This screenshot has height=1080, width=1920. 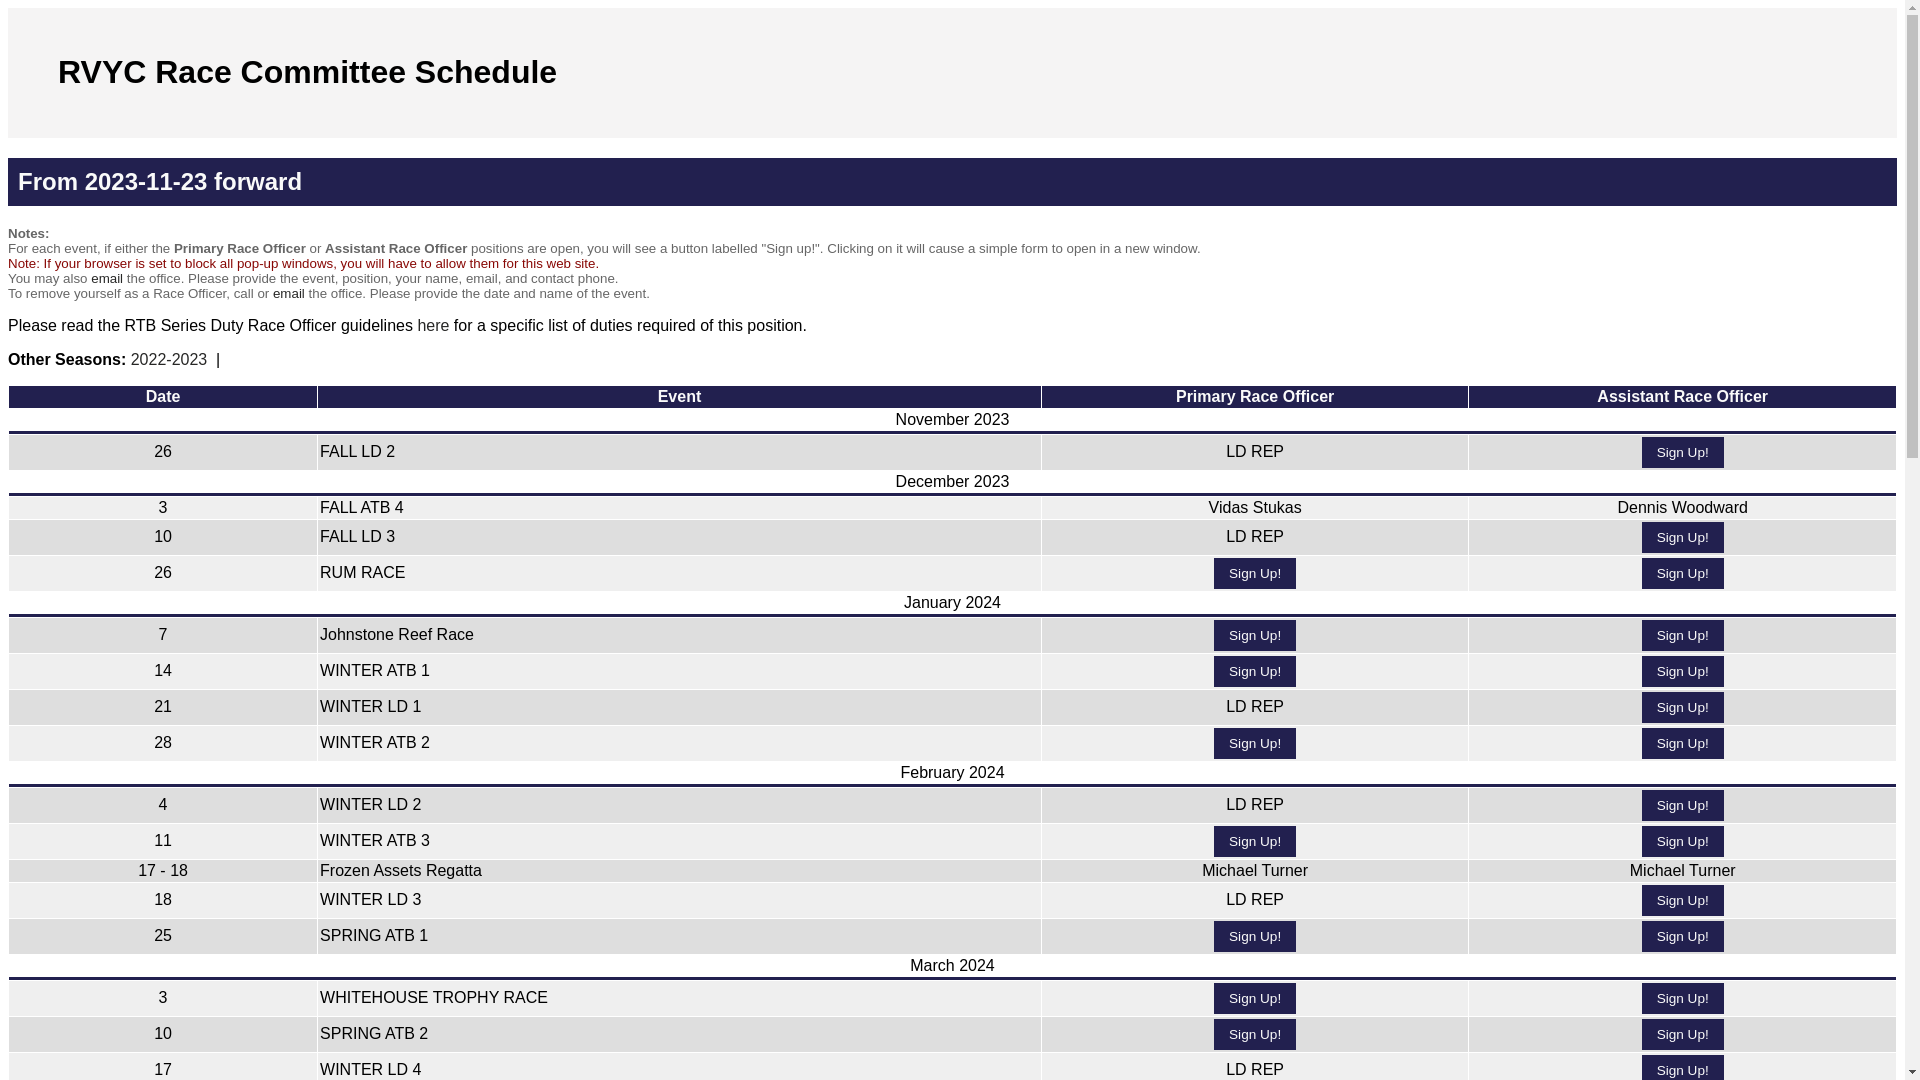 What do you see at coordinates (1682, 671) in the screenshot?
I see `'Sign Up!'` at bounding box center [1682, 671].